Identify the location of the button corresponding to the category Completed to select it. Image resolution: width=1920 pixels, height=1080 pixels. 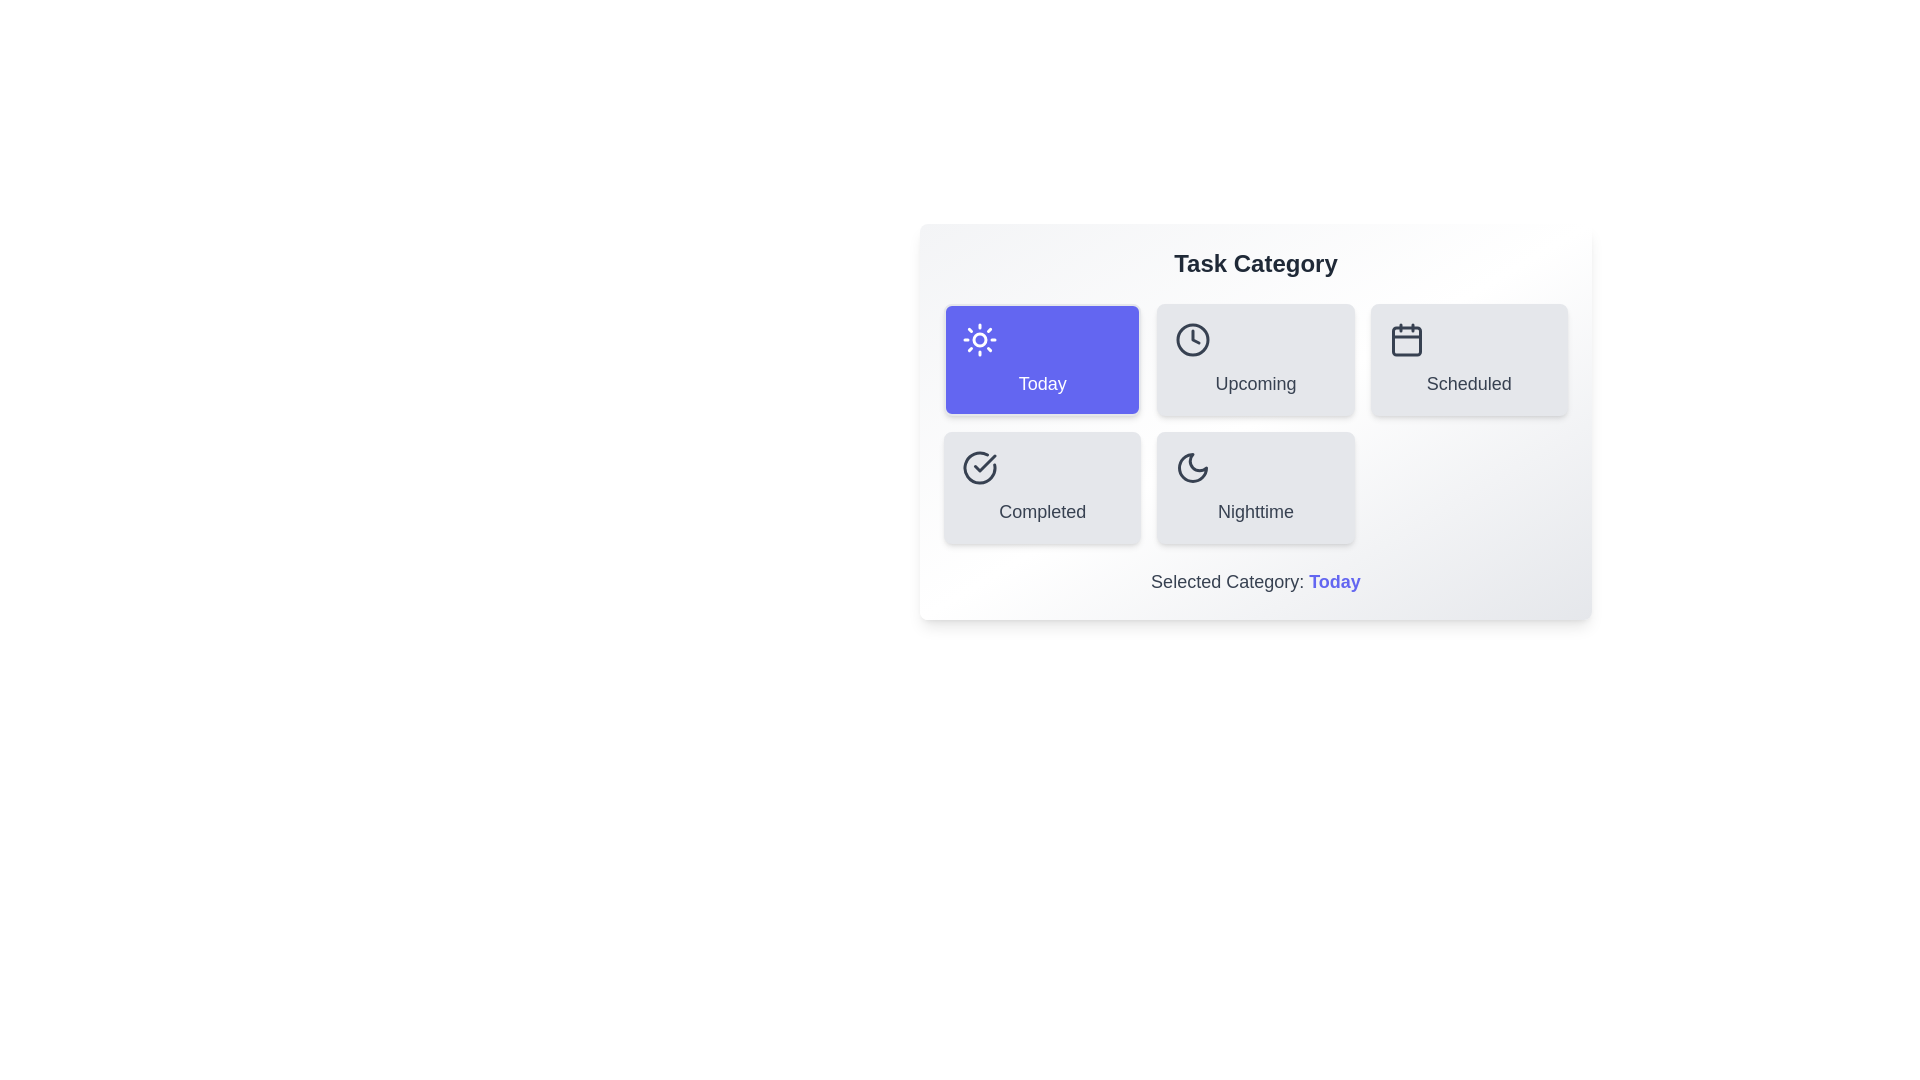
(1041, 488).